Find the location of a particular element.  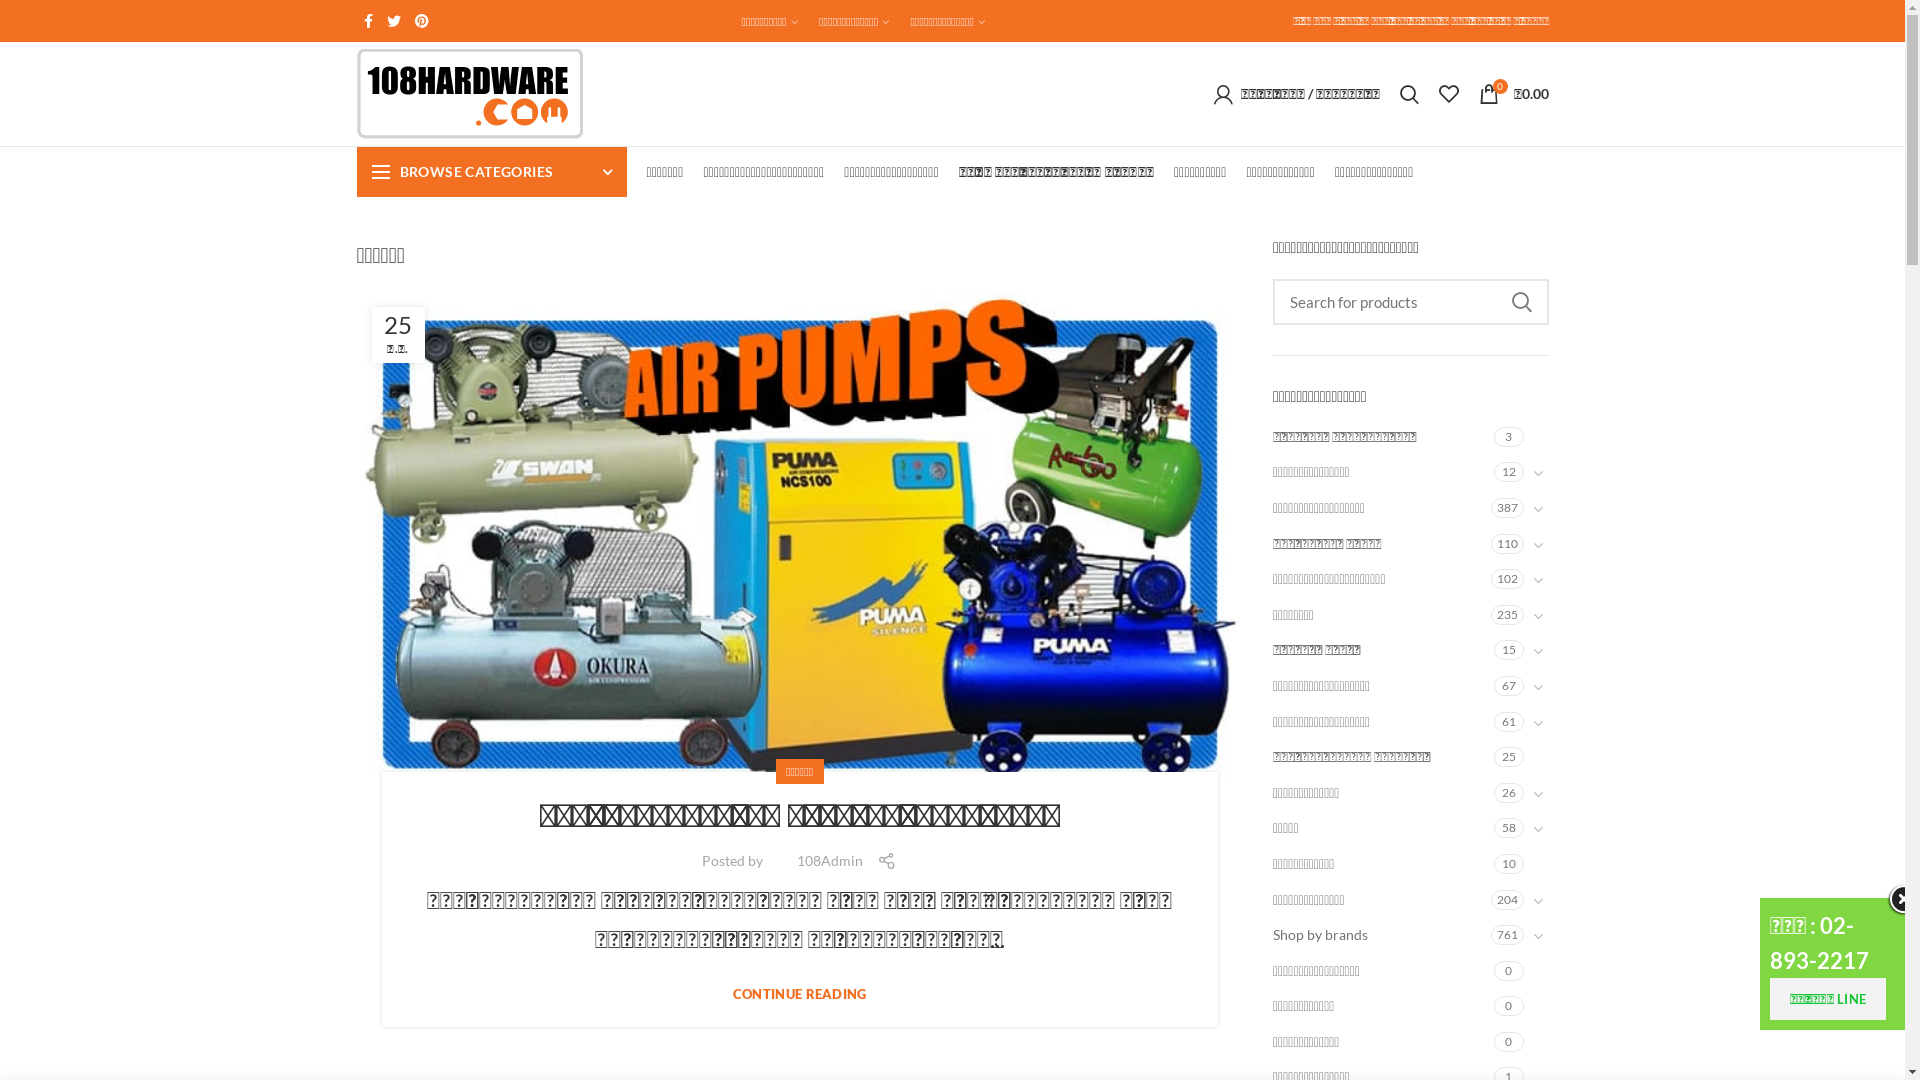

'My Wishlist' is located at coordinates (1448, 93).